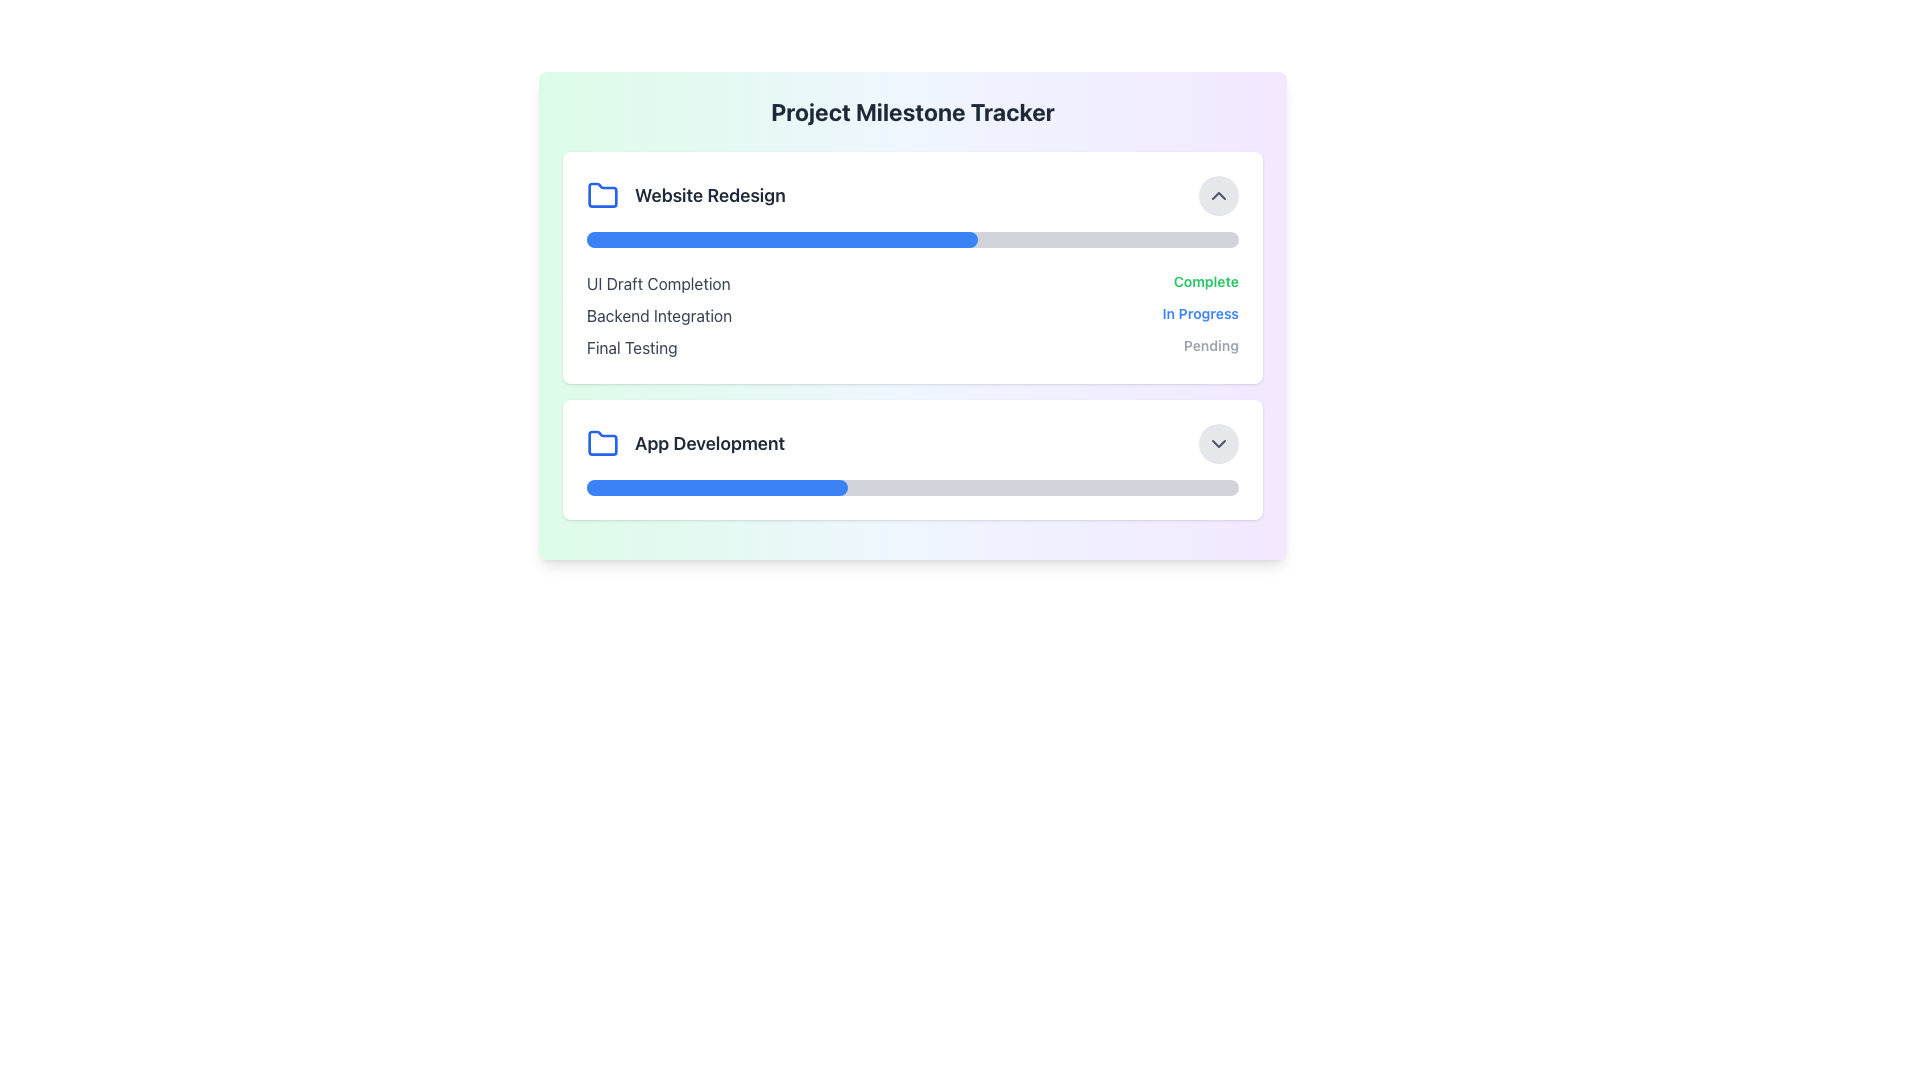  Describe the element at coordinates (717, 488) in the screenshot. I see `the blue filled portion of the progress bar under the 'App Development' section in the 'Project Milestone Tracker' interface` at that location.